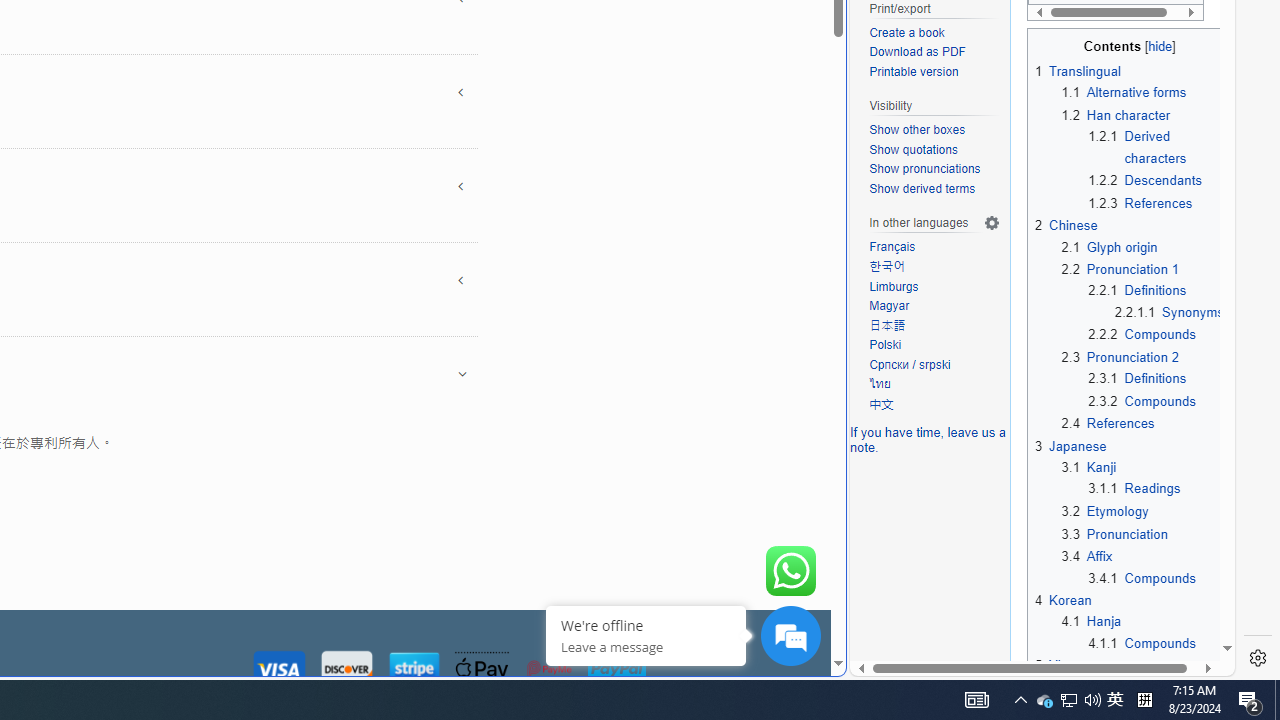 This screenshot has width=1280, height=720. I want to click on 'Show quotations', so click(912, 148).